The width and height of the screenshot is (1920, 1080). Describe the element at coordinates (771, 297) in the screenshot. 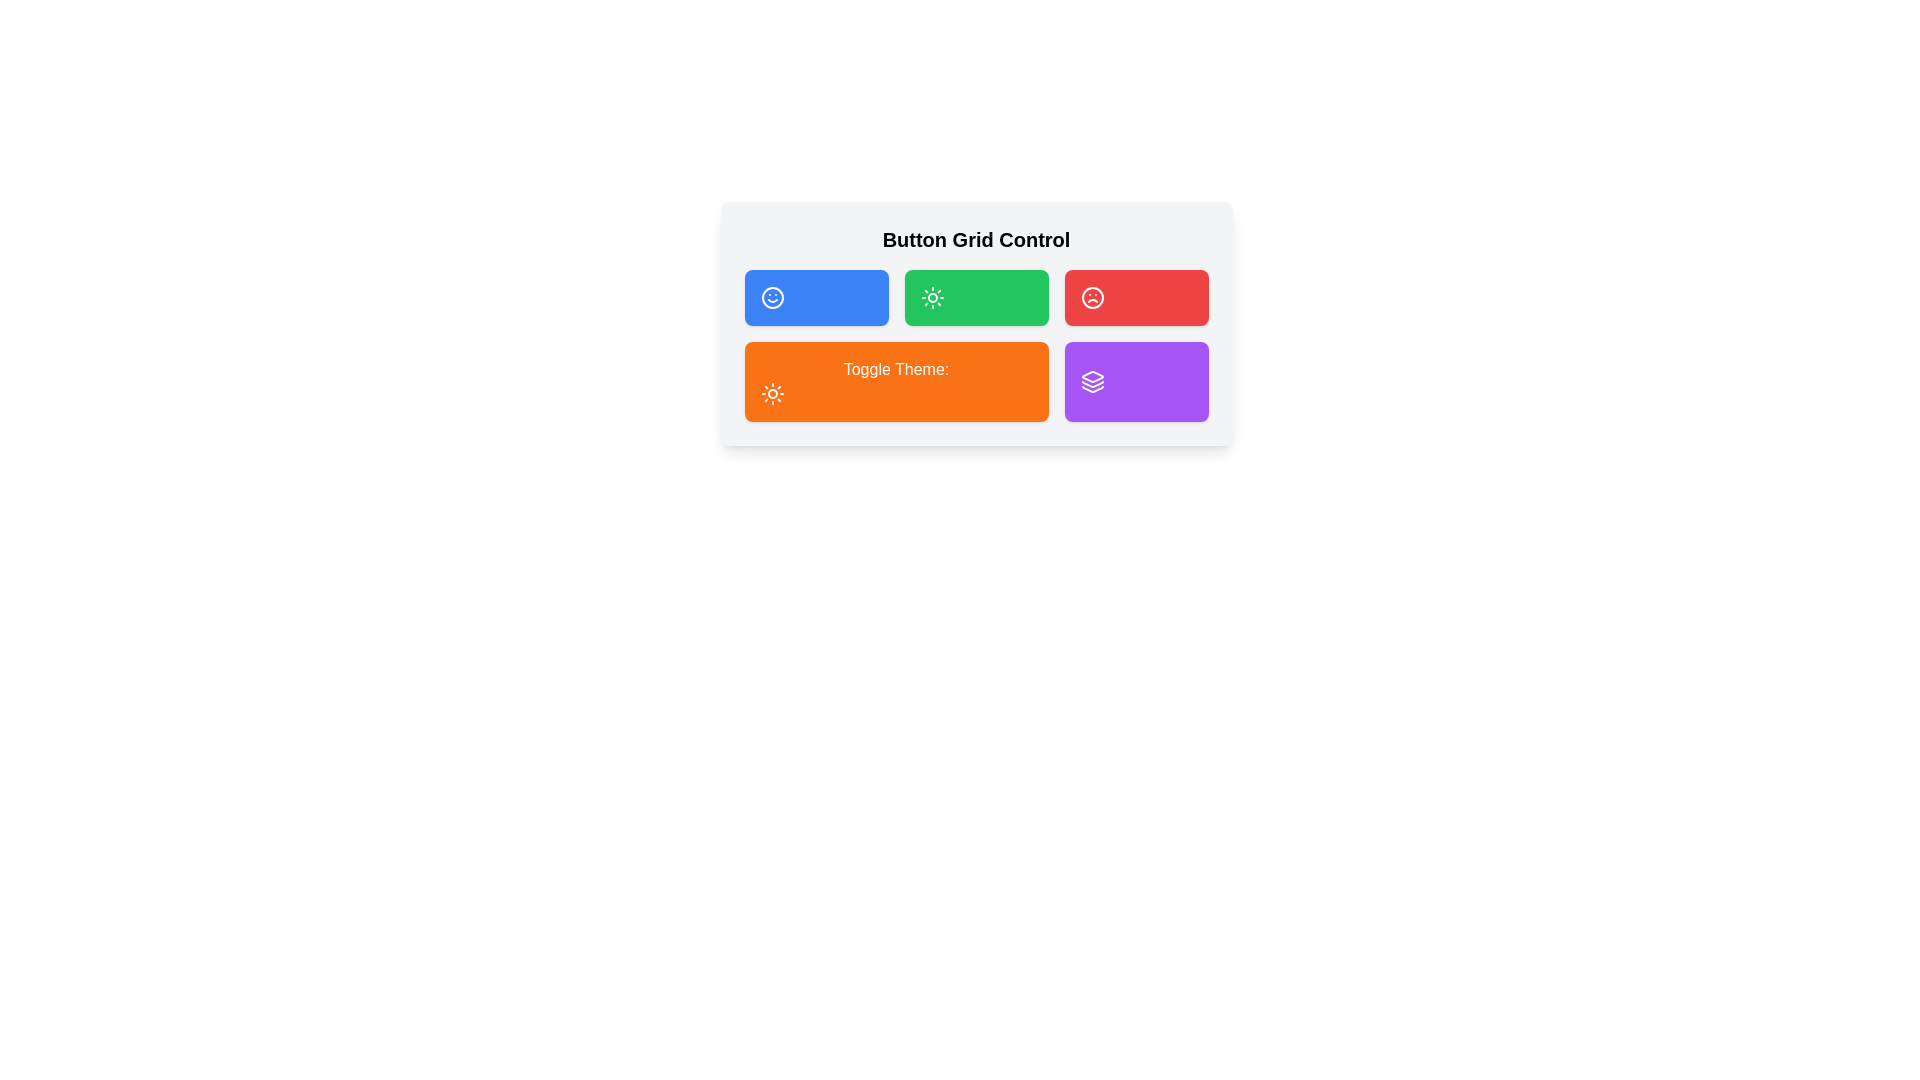

I see `the SVG circle graphic representing the smiley face's circular boundary by clicking nearby for accessibility` at that location.